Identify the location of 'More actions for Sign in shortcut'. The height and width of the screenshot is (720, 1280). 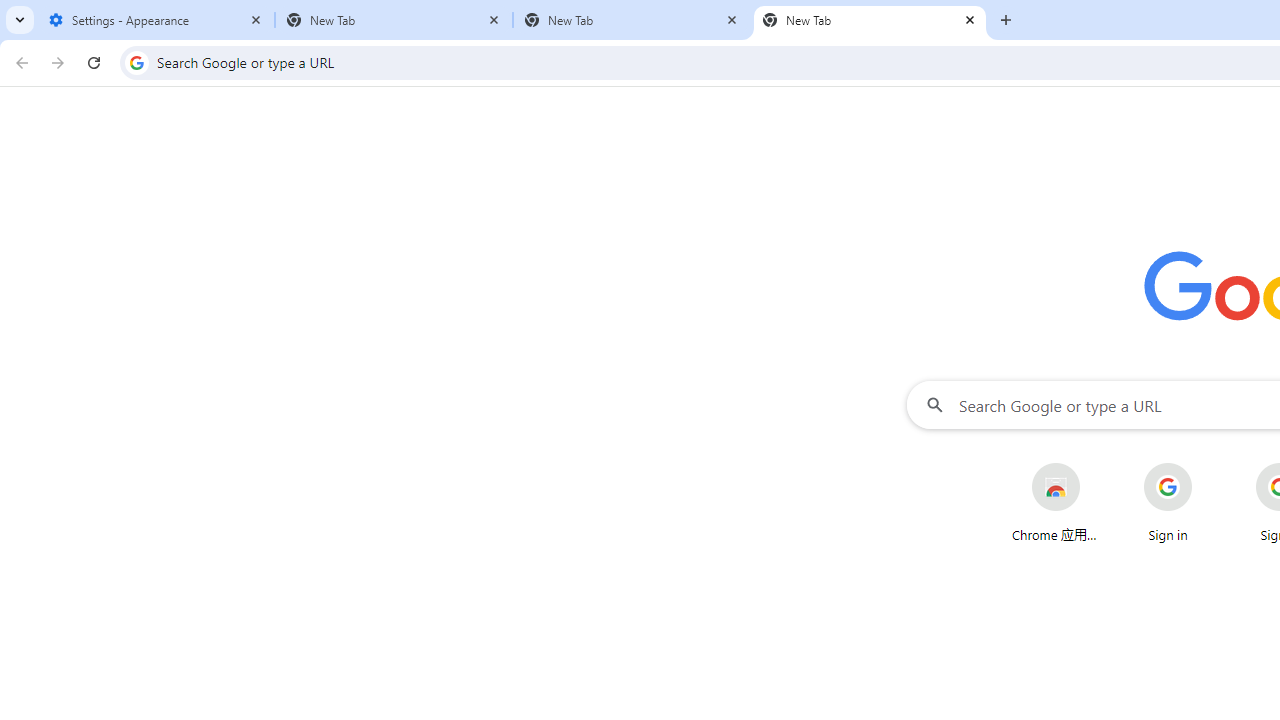
(1207, 464).